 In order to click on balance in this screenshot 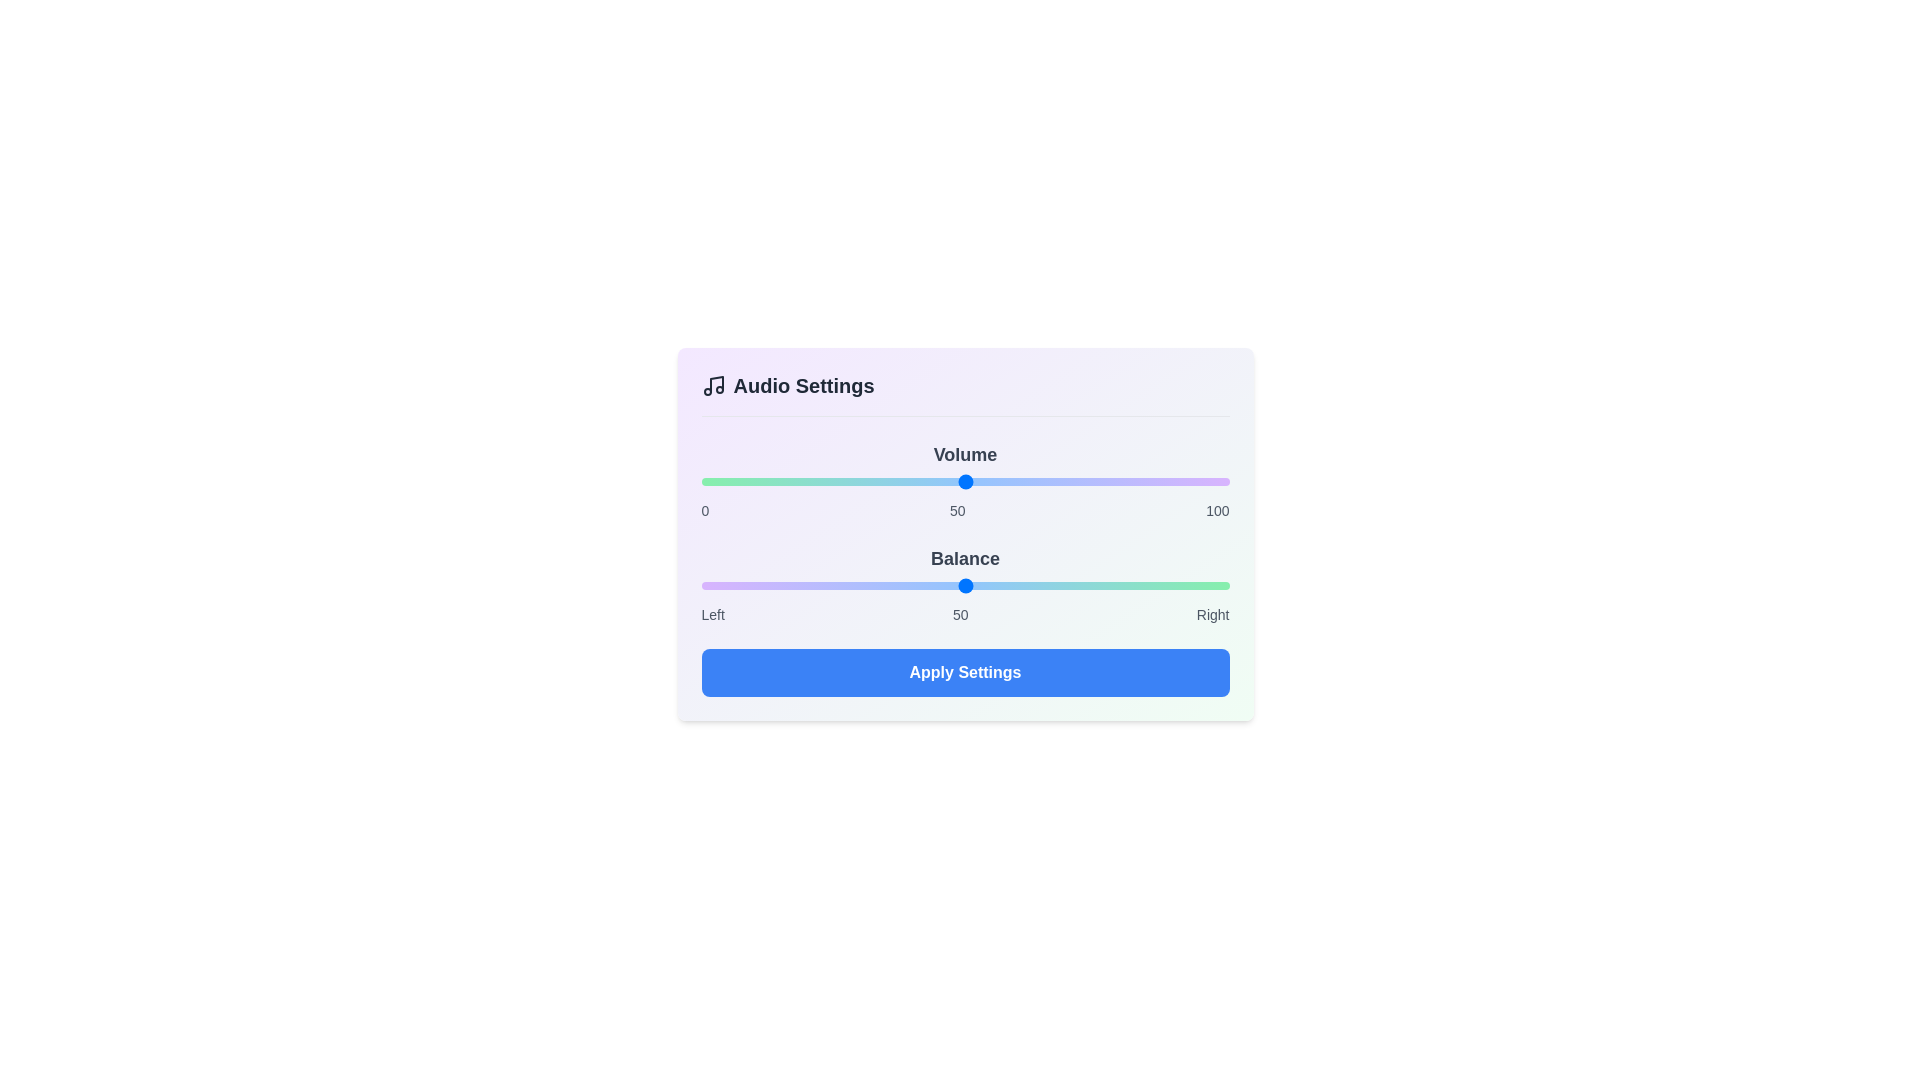, I will do `click(948, 585)`.